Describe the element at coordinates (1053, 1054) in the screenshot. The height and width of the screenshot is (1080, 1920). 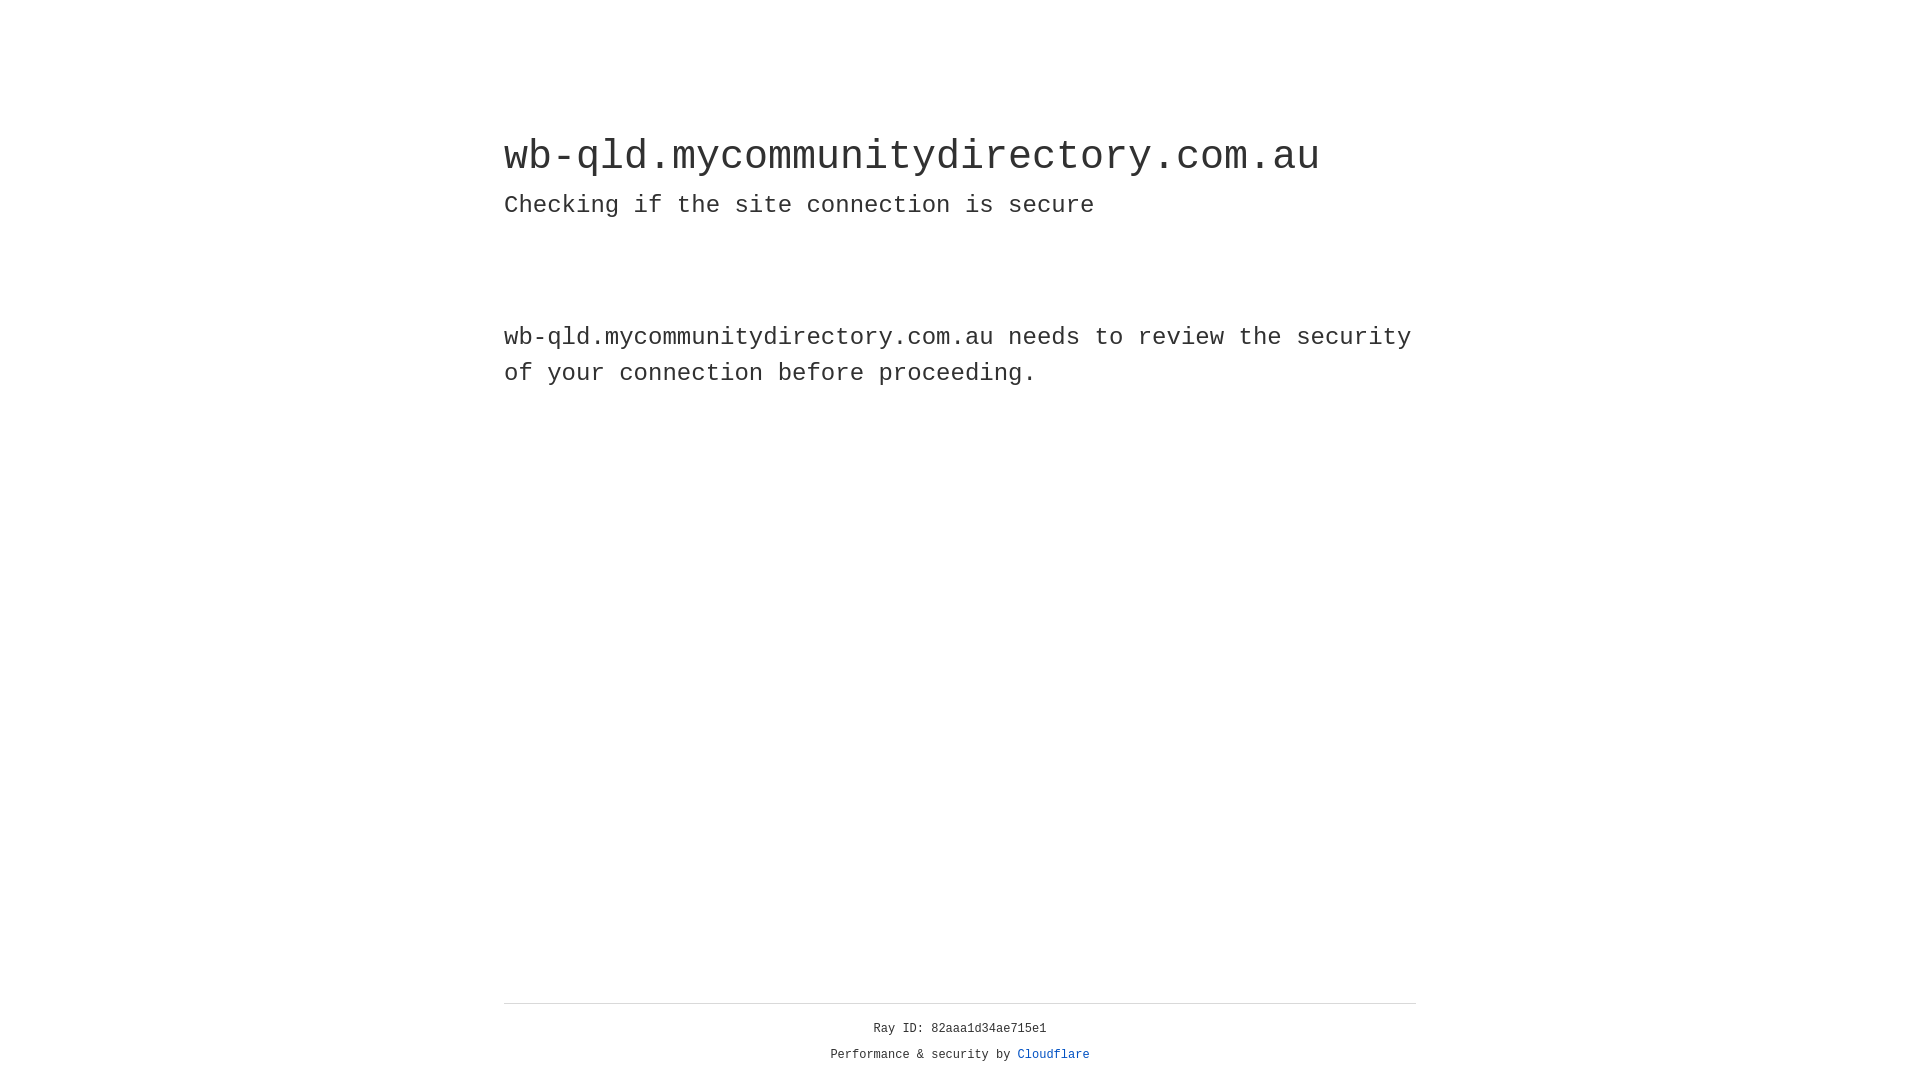
I see `'Cloudflare'` at that location.